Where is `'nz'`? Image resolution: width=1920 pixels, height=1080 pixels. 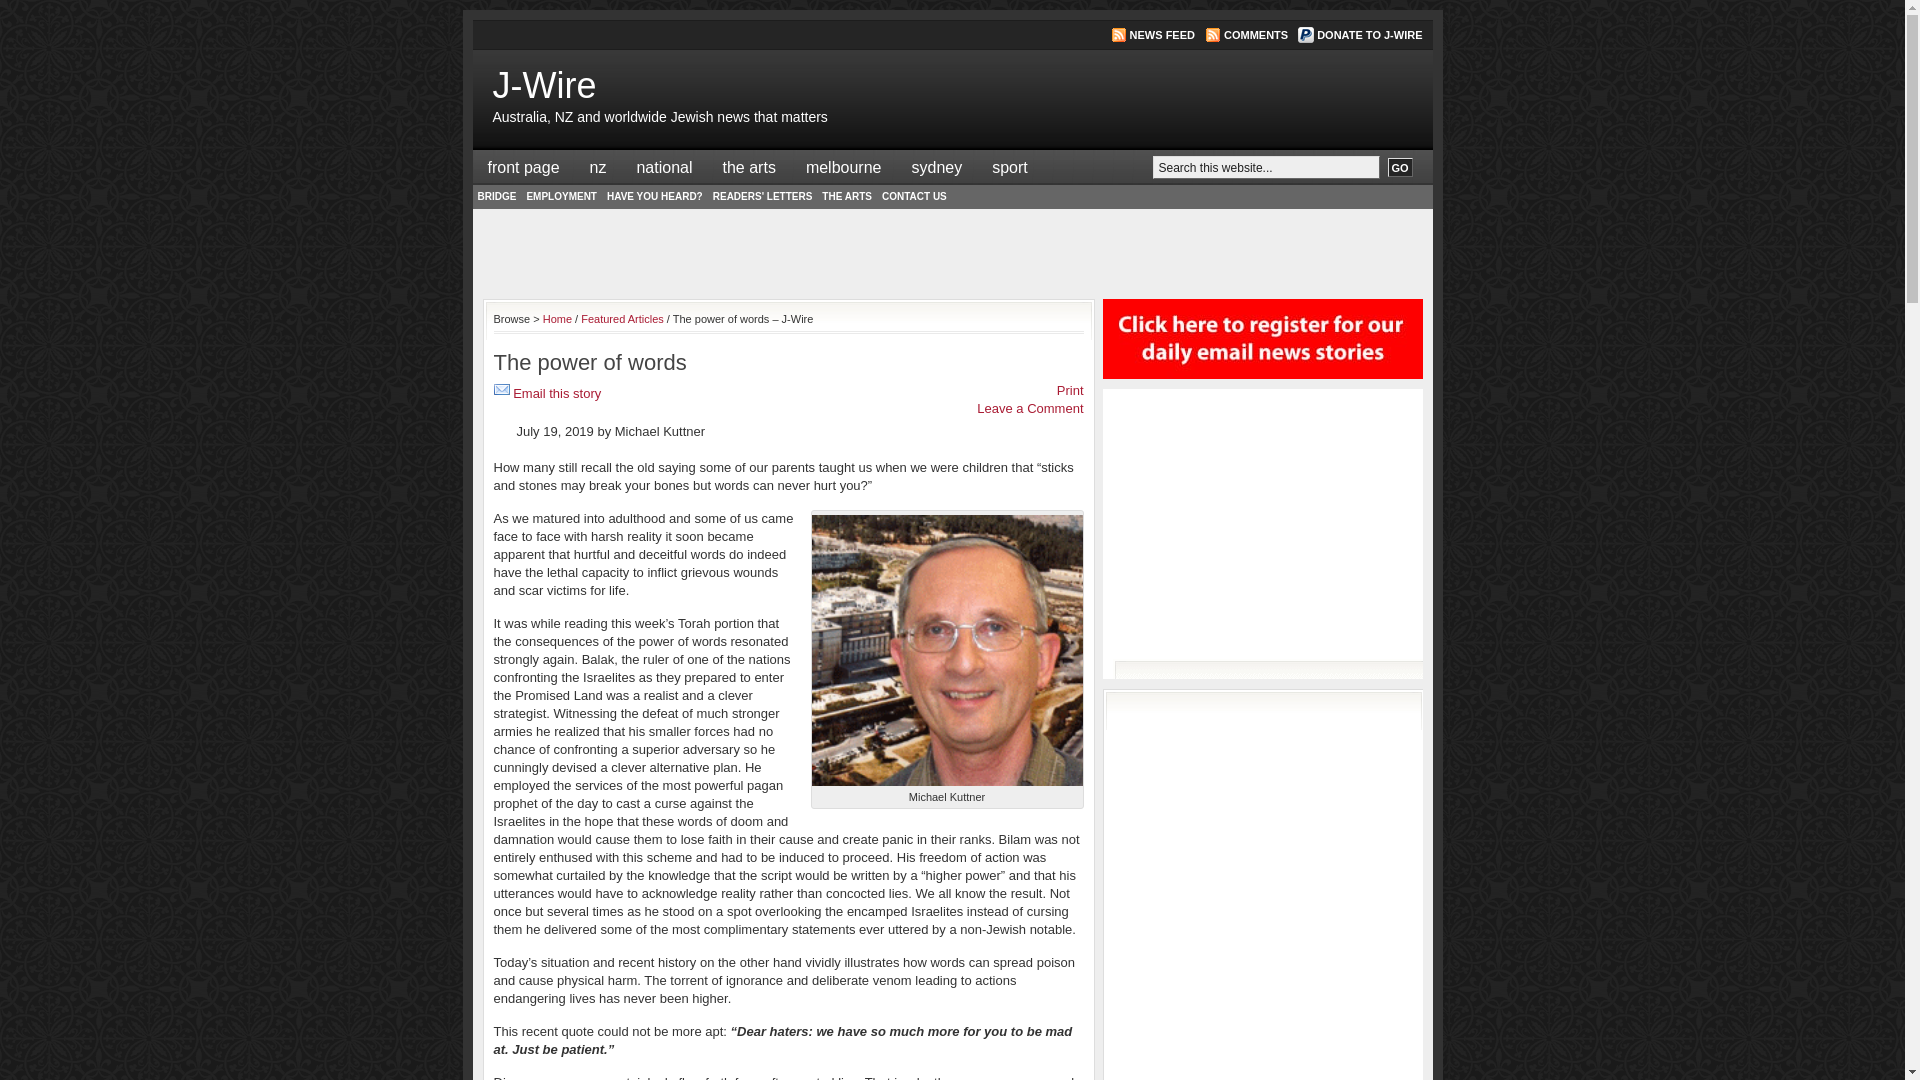
'nz' is located at coordinates (597, 166).